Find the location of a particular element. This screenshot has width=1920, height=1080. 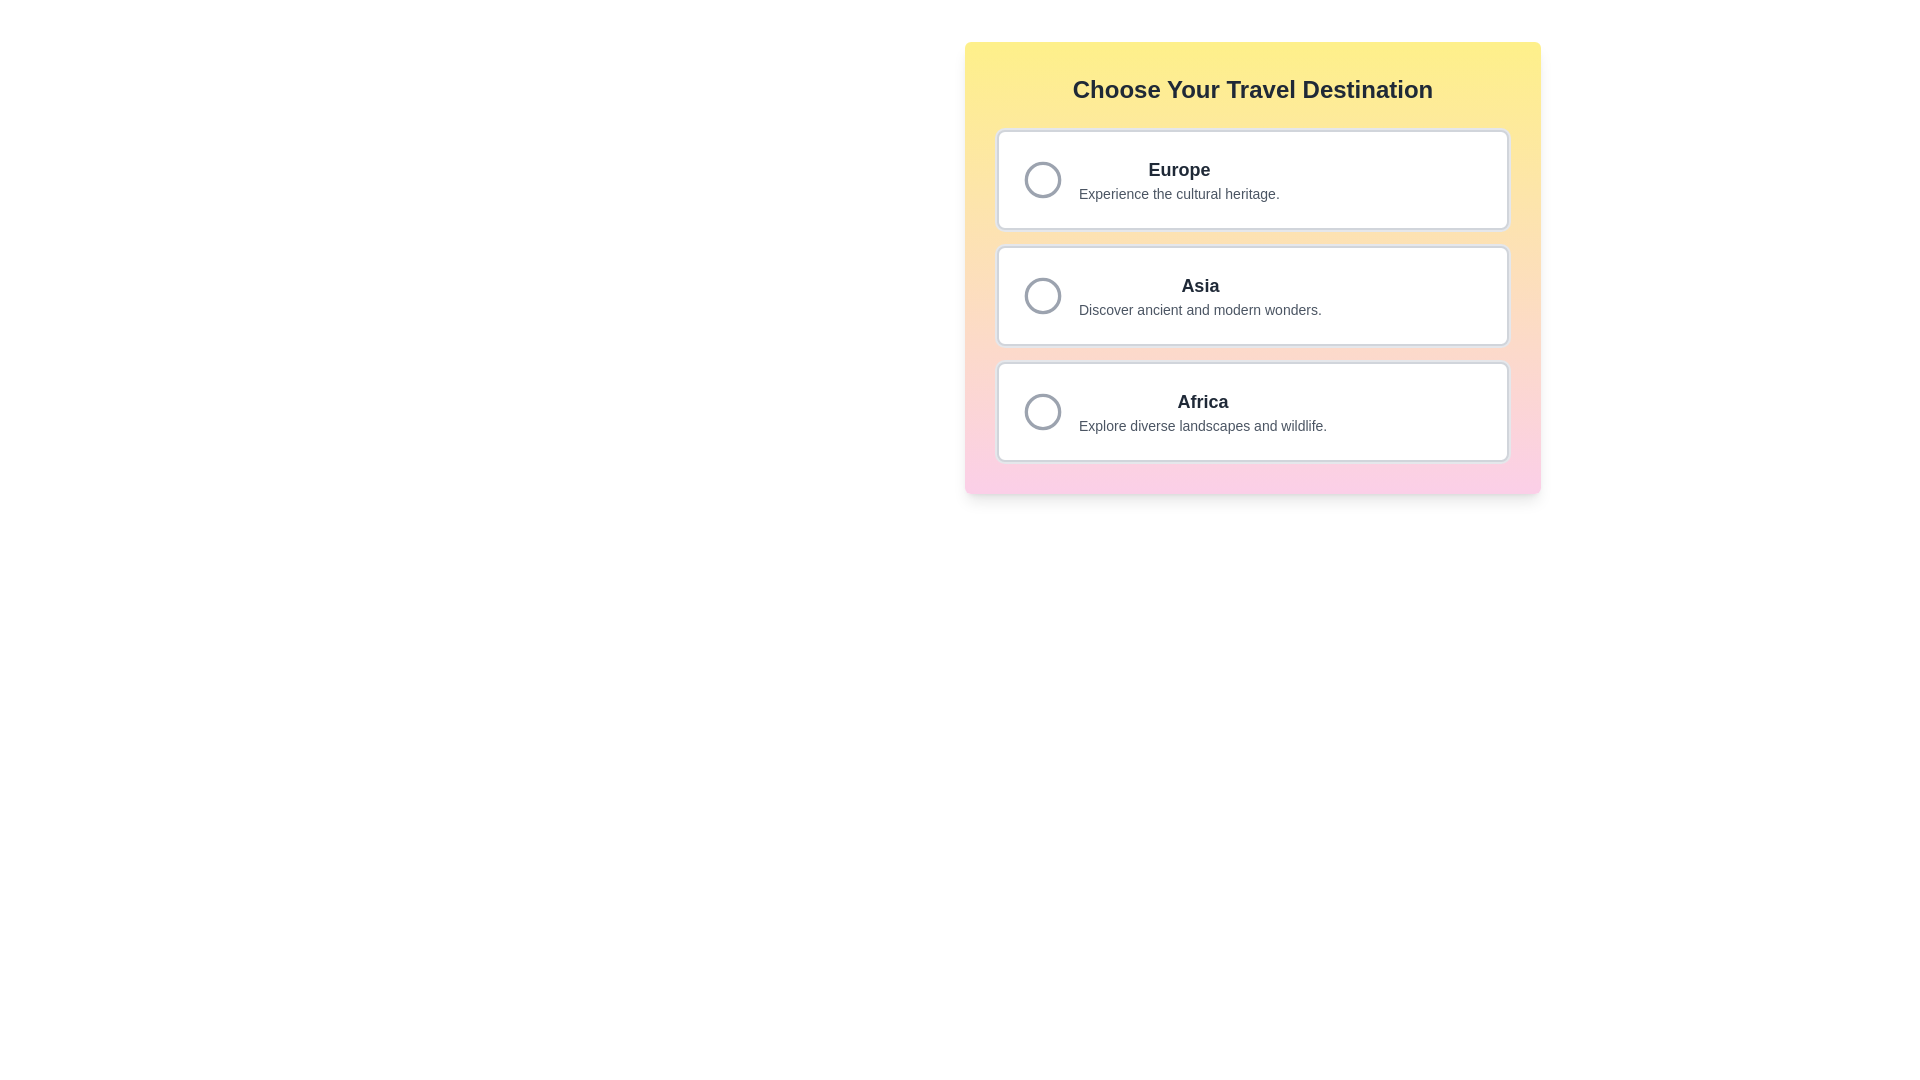

the selected radio button for 'Asia' in the 'Choose Your Travel Destination' list is located at coordinates (1041, 296).